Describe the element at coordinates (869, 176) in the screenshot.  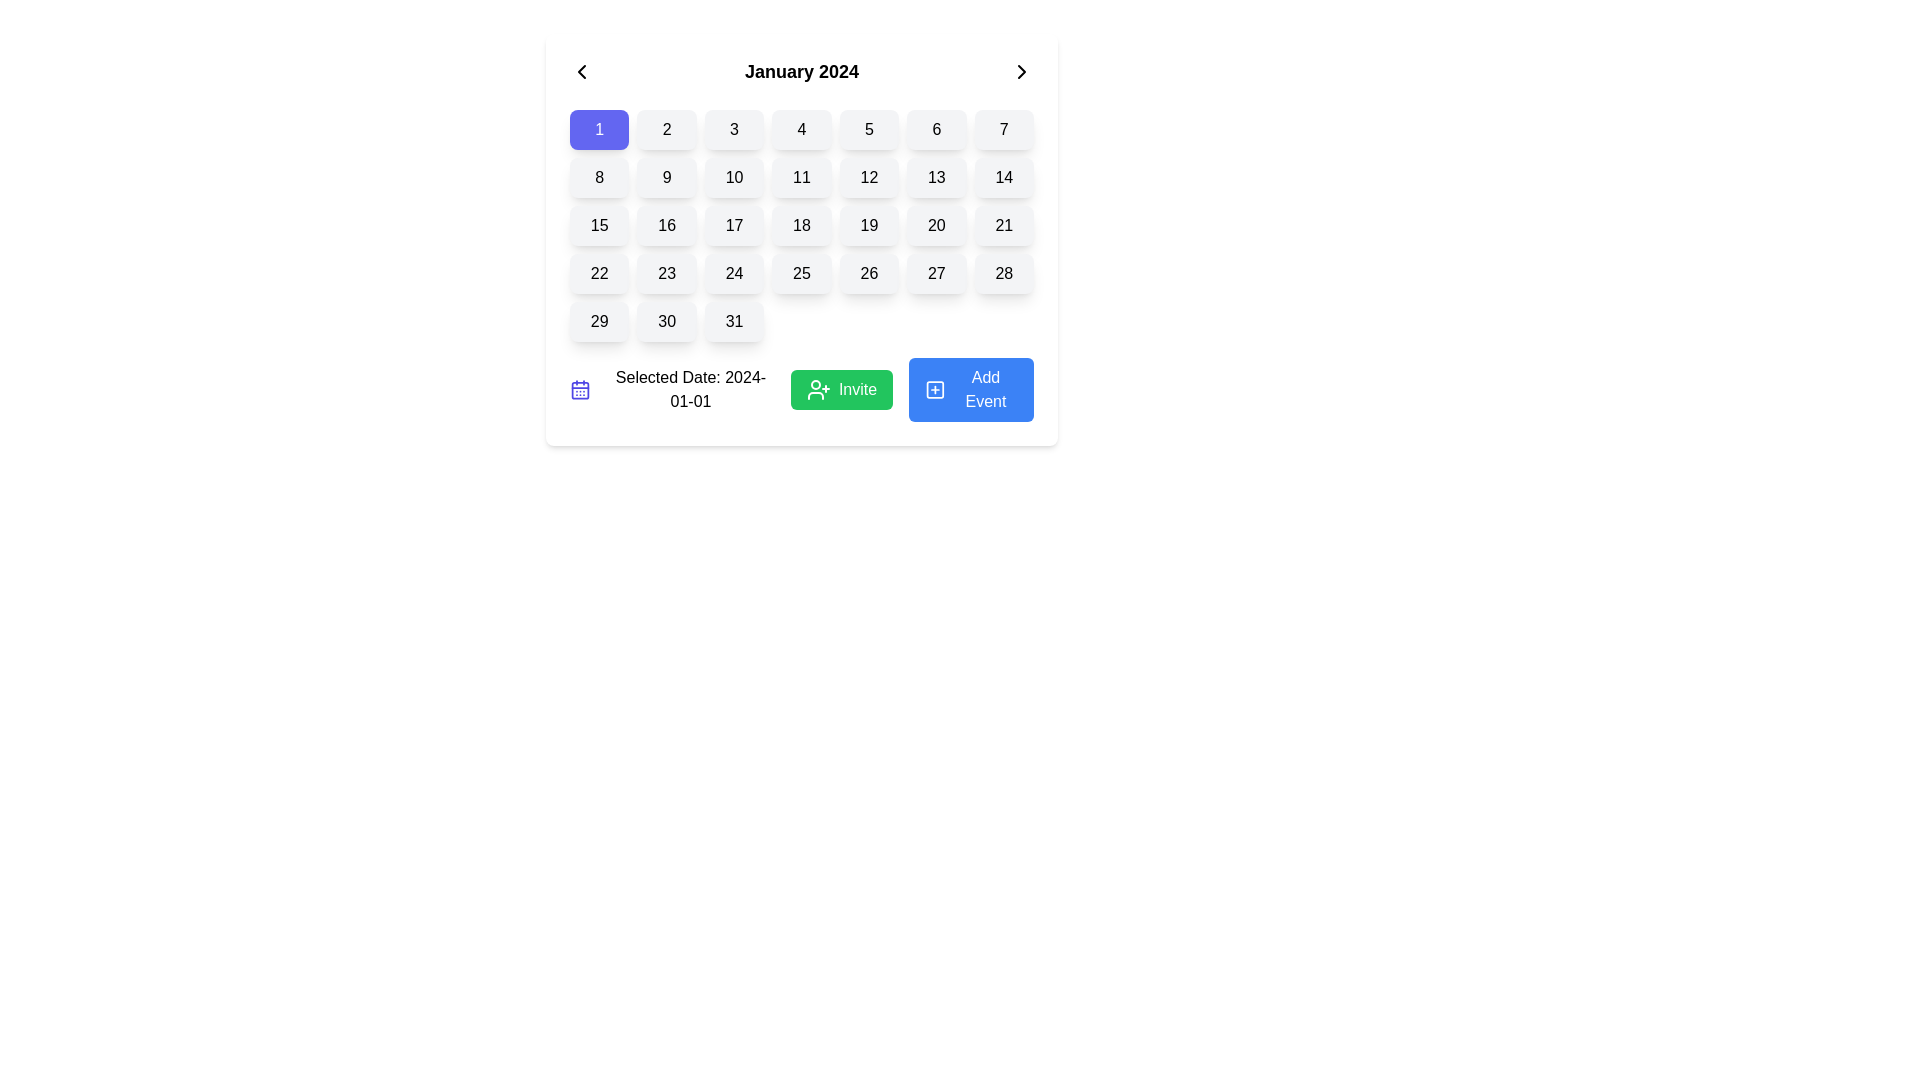
I see `the button displaying the number '12' in the calendar grid layout` at that location.